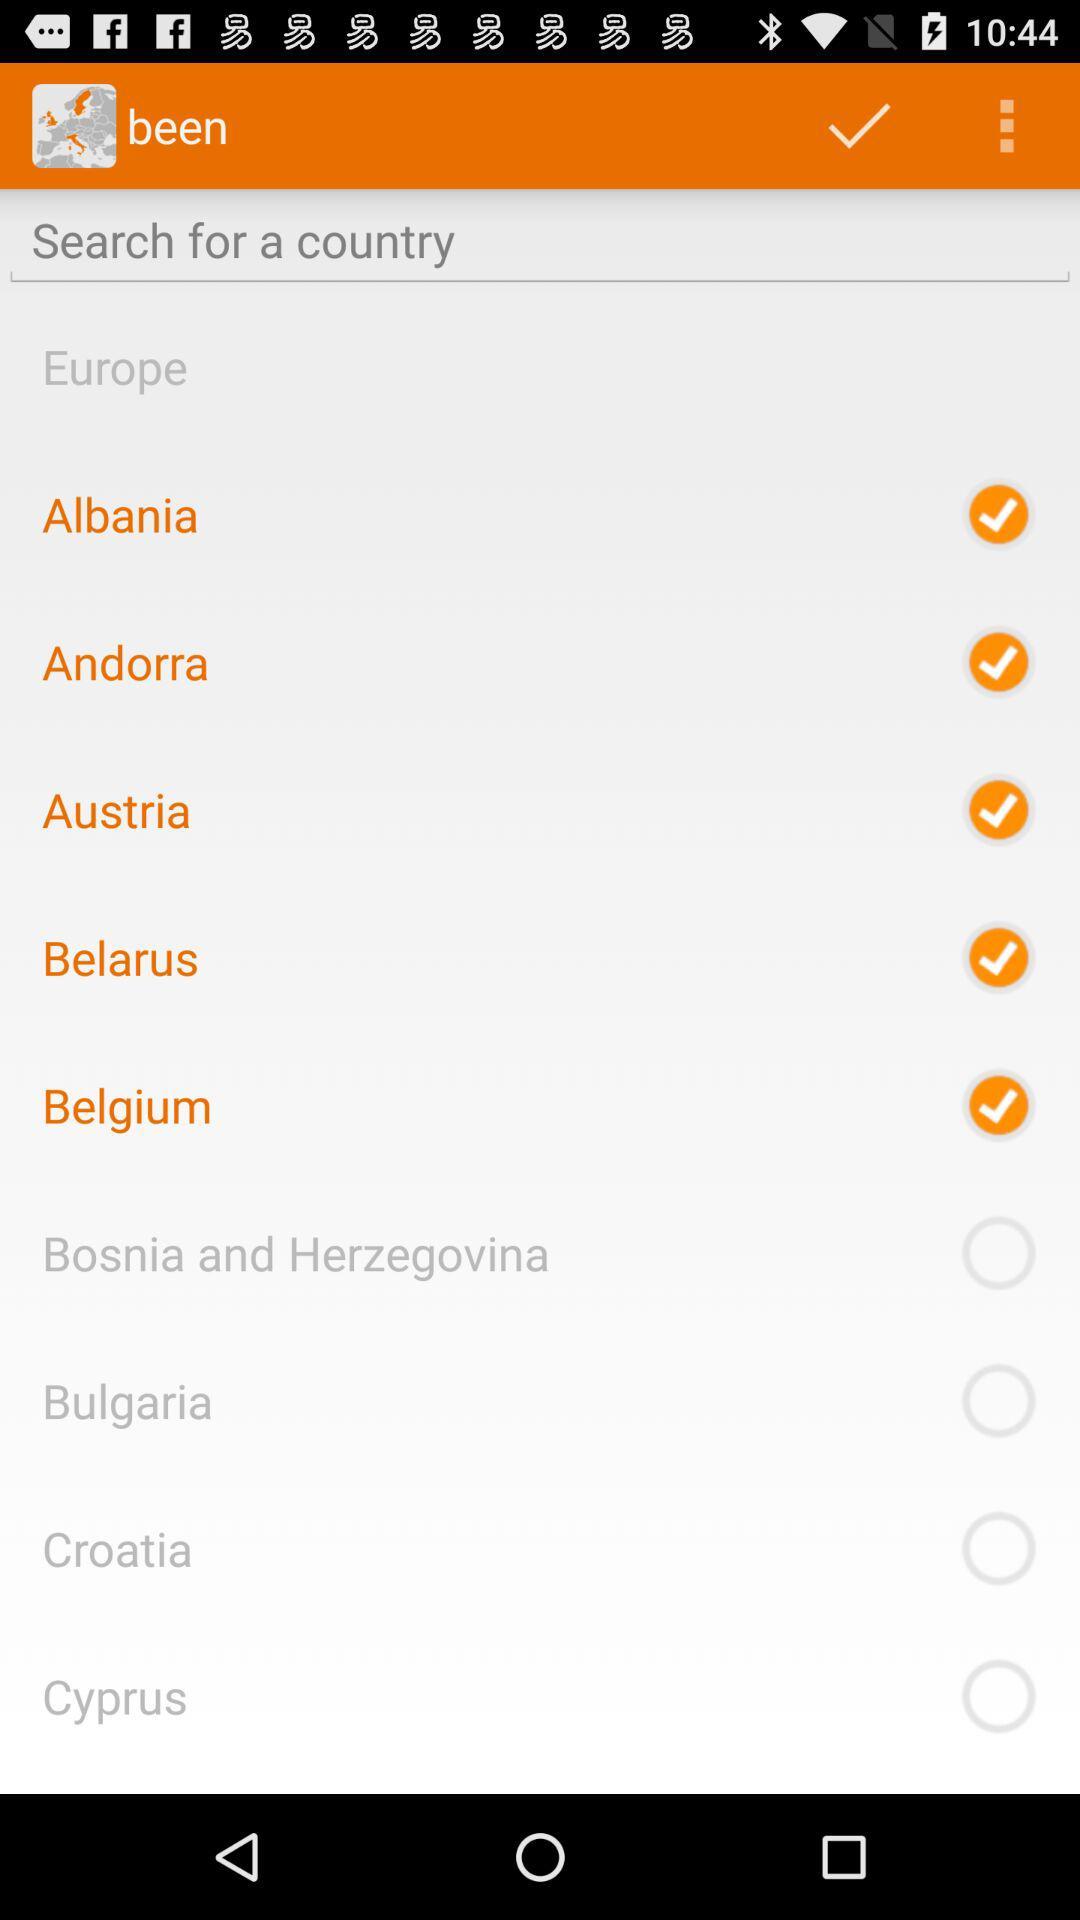  Describe the element at coordinates (858, 124) in the screenshot. I see `item to the right of been` at that location.